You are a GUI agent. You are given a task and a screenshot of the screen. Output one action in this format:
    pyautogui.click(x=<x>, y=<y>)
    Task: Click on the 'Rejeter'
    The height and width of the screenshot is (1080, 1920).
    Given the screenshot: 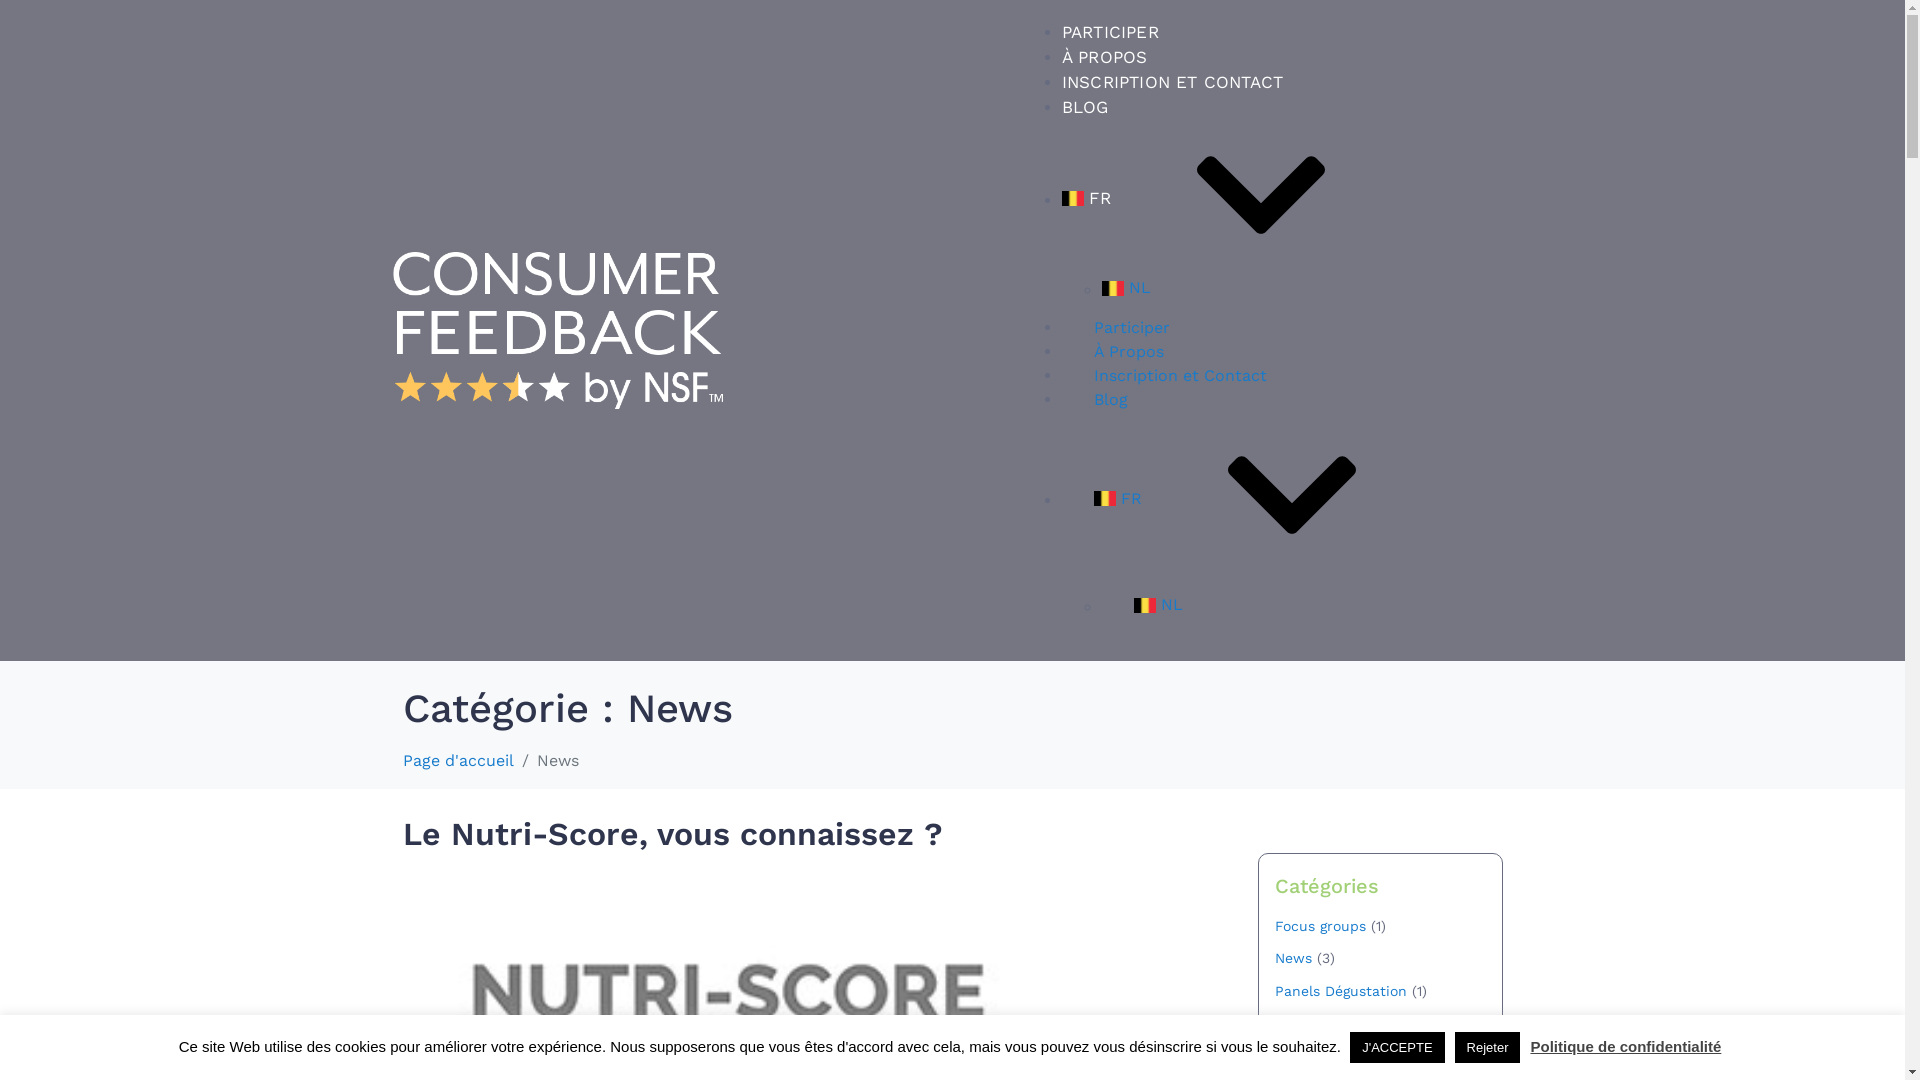 What is the action you would take?
    pyautogui.click(x=1488, y=1046)
    